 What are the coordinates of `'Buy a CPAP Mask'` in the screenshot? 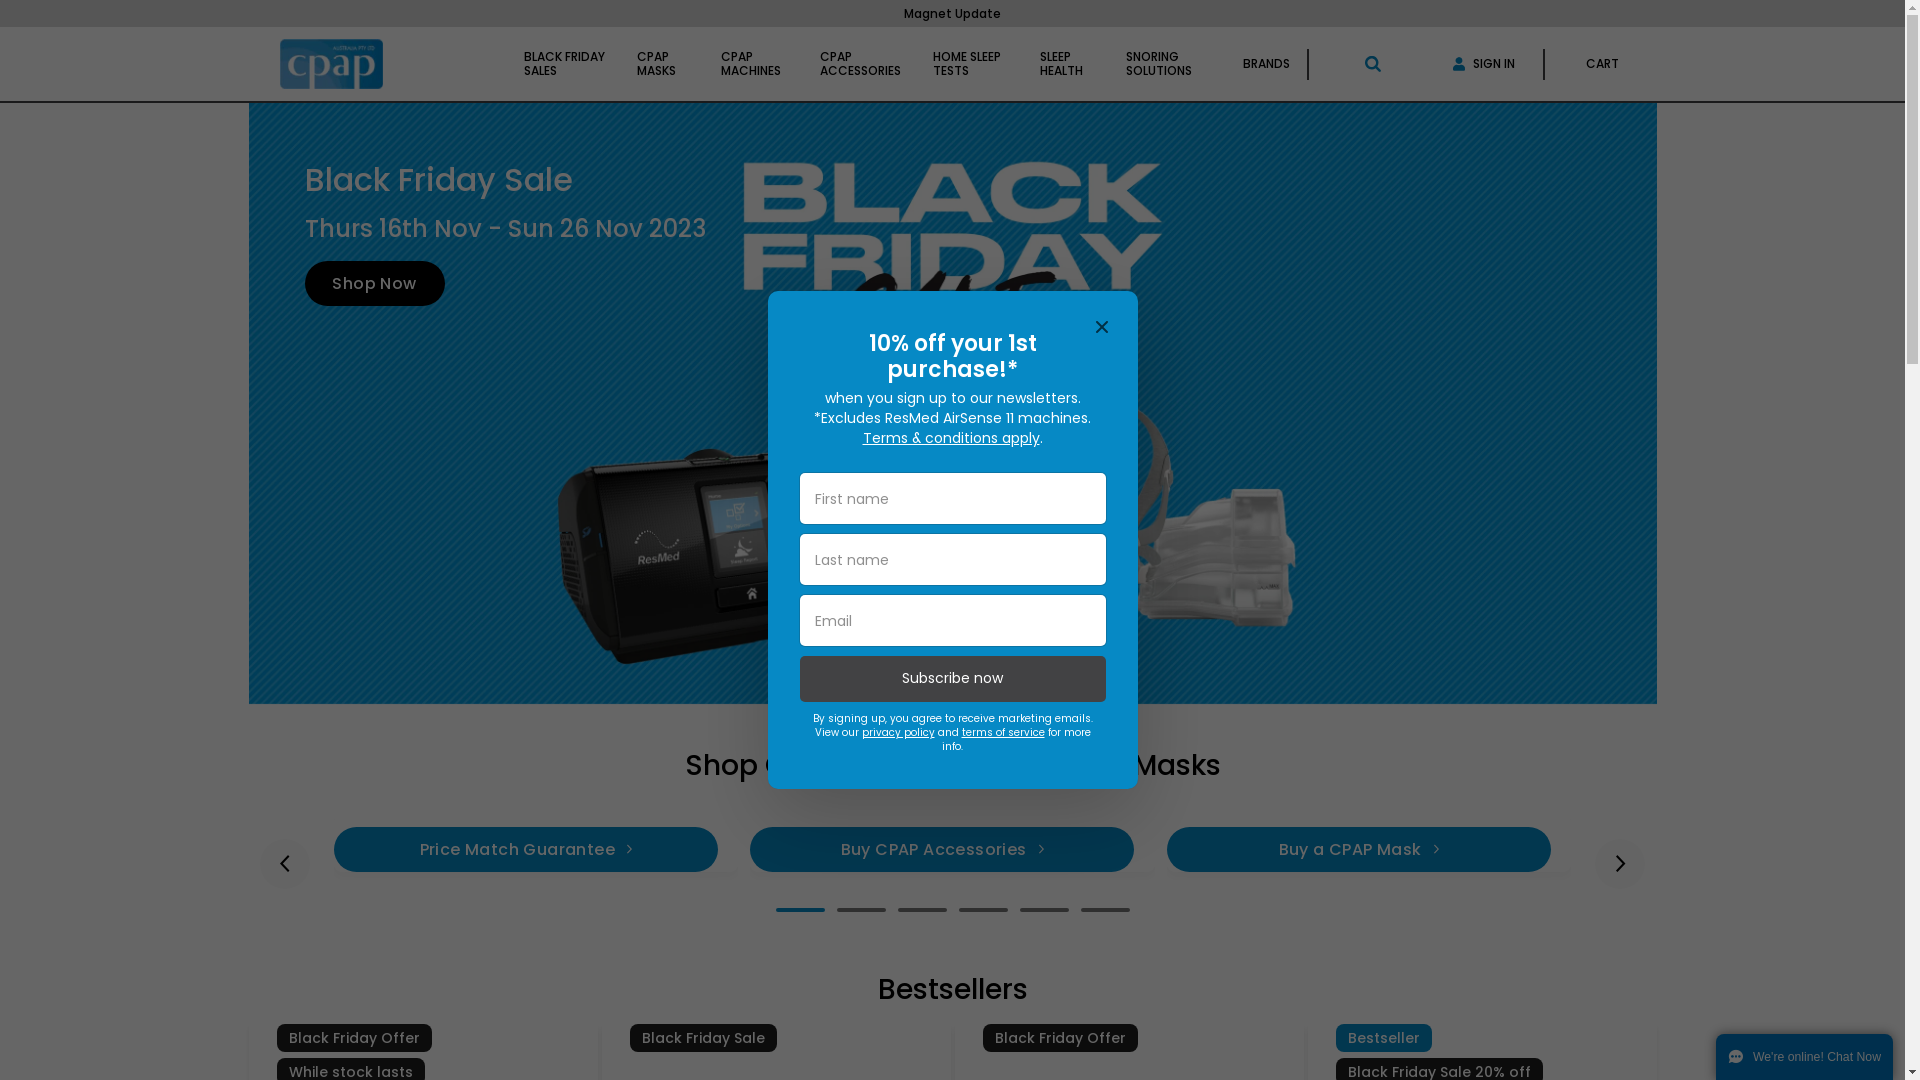 It's located at (1358, 849).